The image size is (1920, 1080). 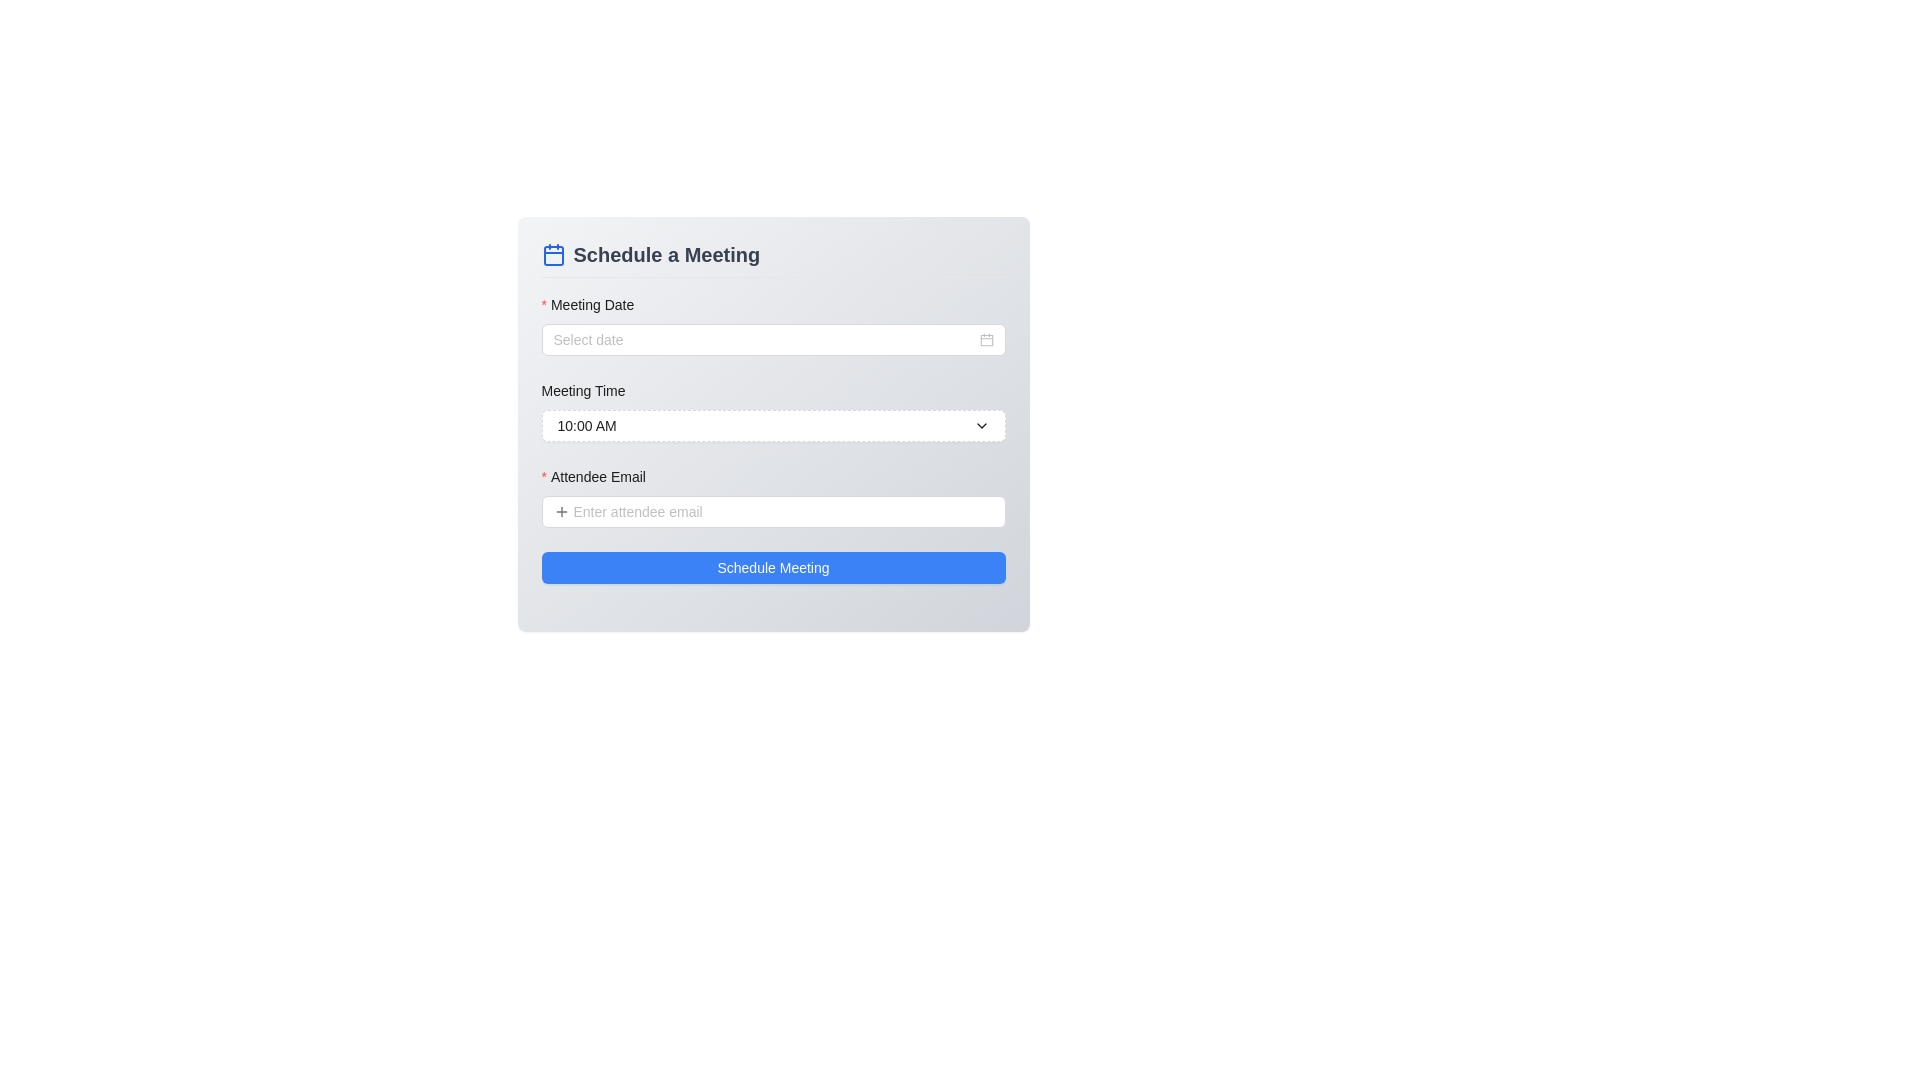 I want to click on the Date-picker input field located in the 'Schedule a Meeting' form under the 'Meeting Date' section, so click(x=772, y=338).